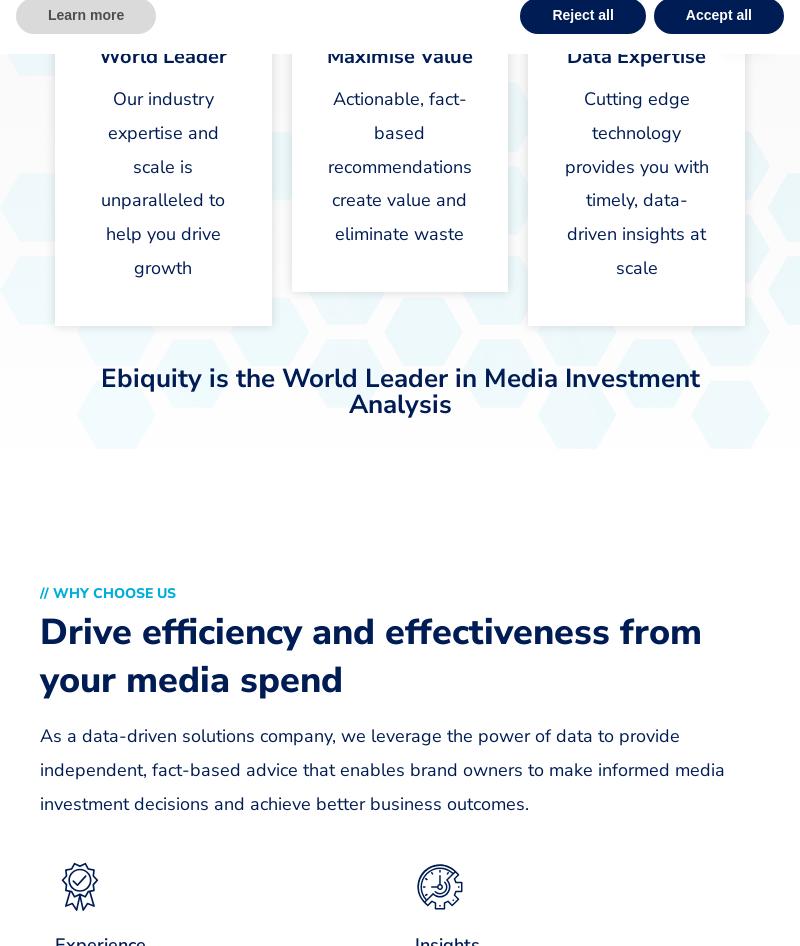  What do you see at coordinates (162, 56) in the screenshot?
I see `'World Leader'` at bounding box center [162, 56].